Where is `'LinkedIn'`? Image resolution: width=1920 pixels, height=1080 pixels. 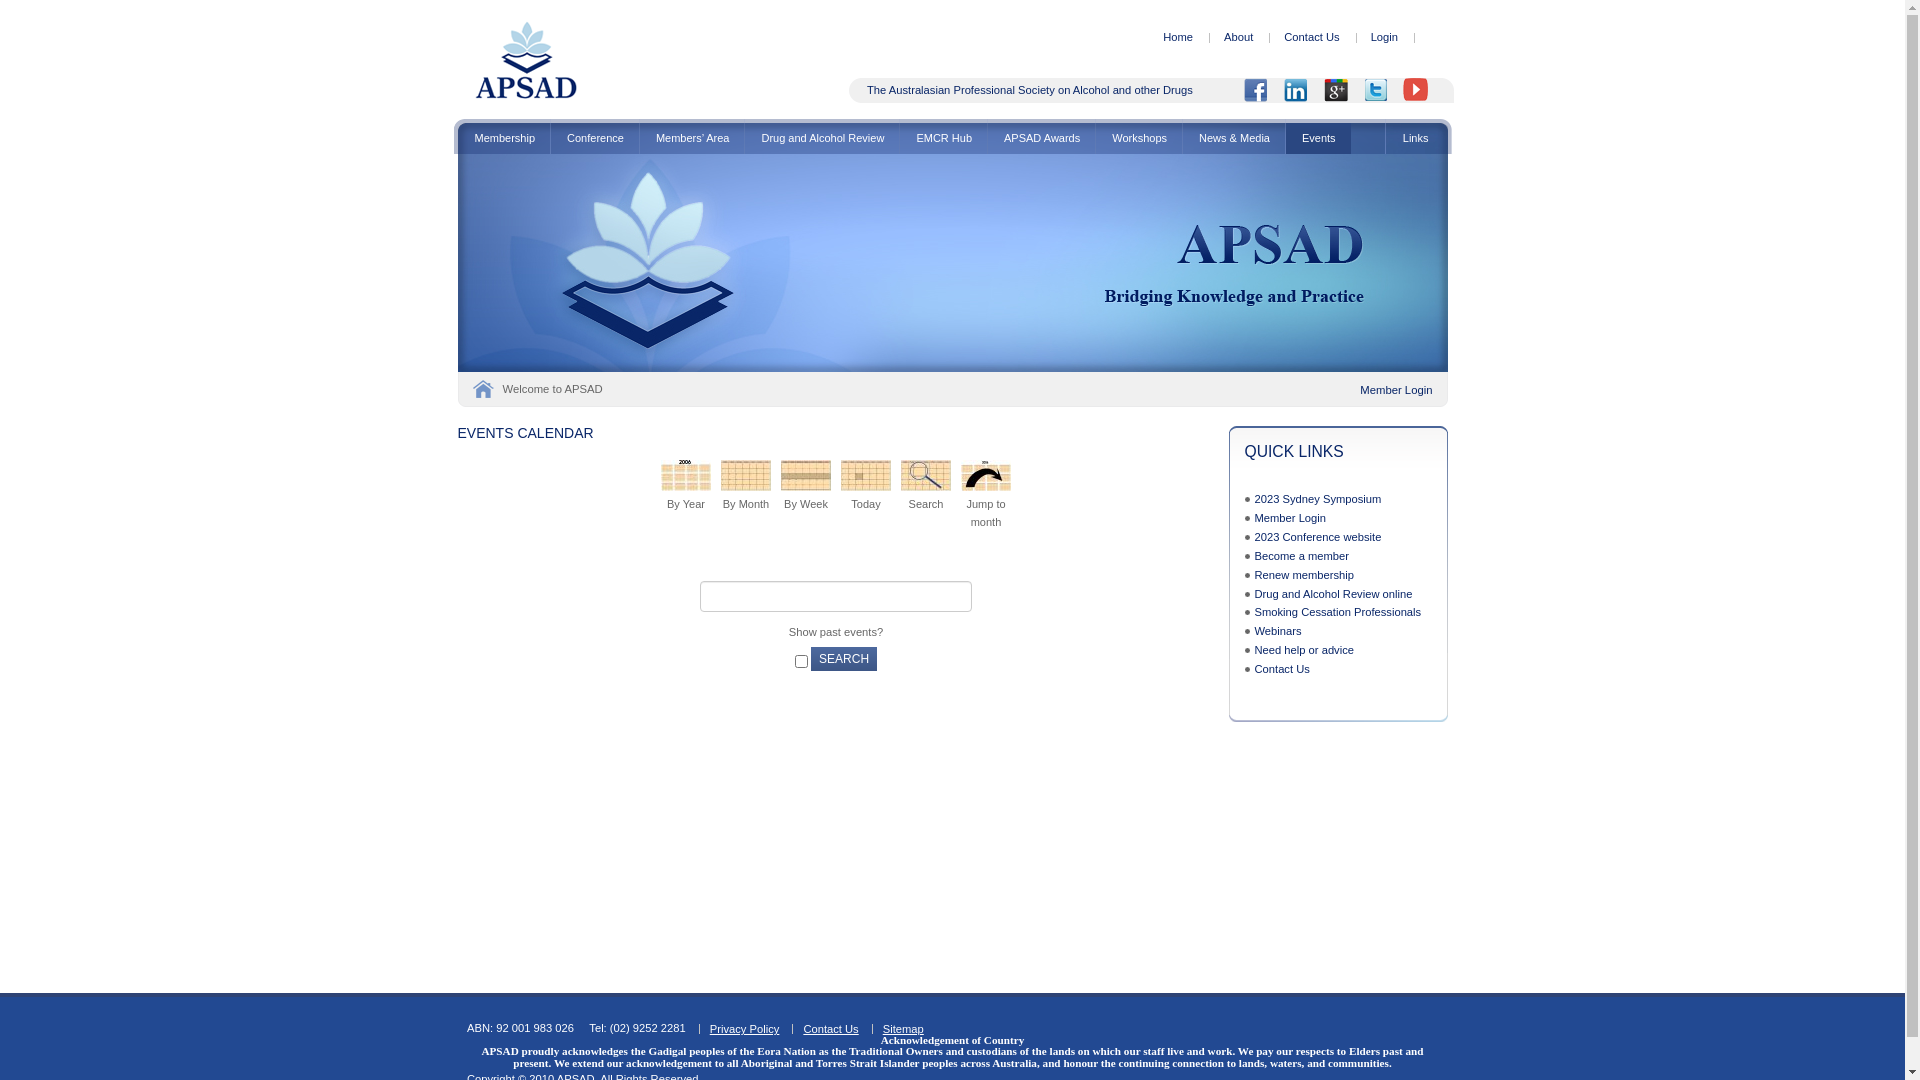
'LinkedIn' is located at coordinates (1302, 90).